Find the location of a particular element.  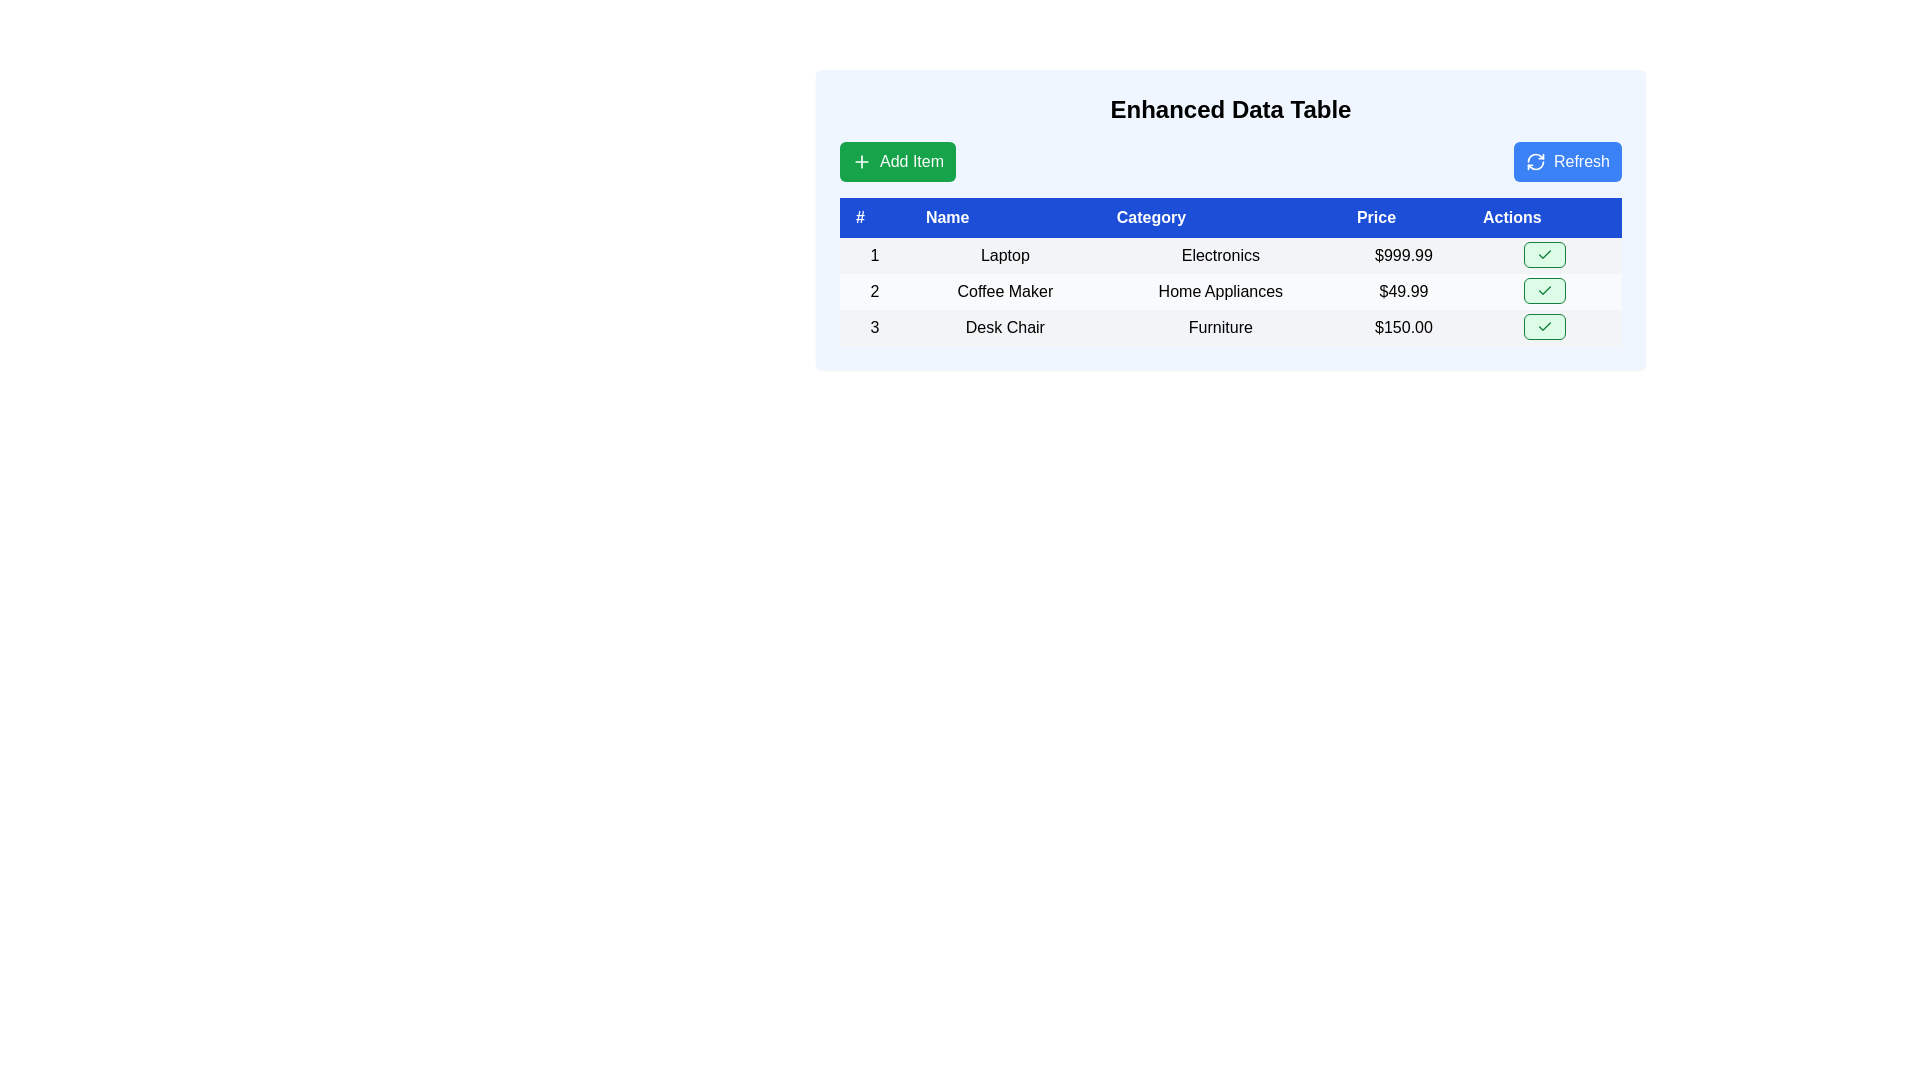

the action button in the 'Actions' column of the row associated with the product 'Desk Chair' is located at coordinates (1543, 326).